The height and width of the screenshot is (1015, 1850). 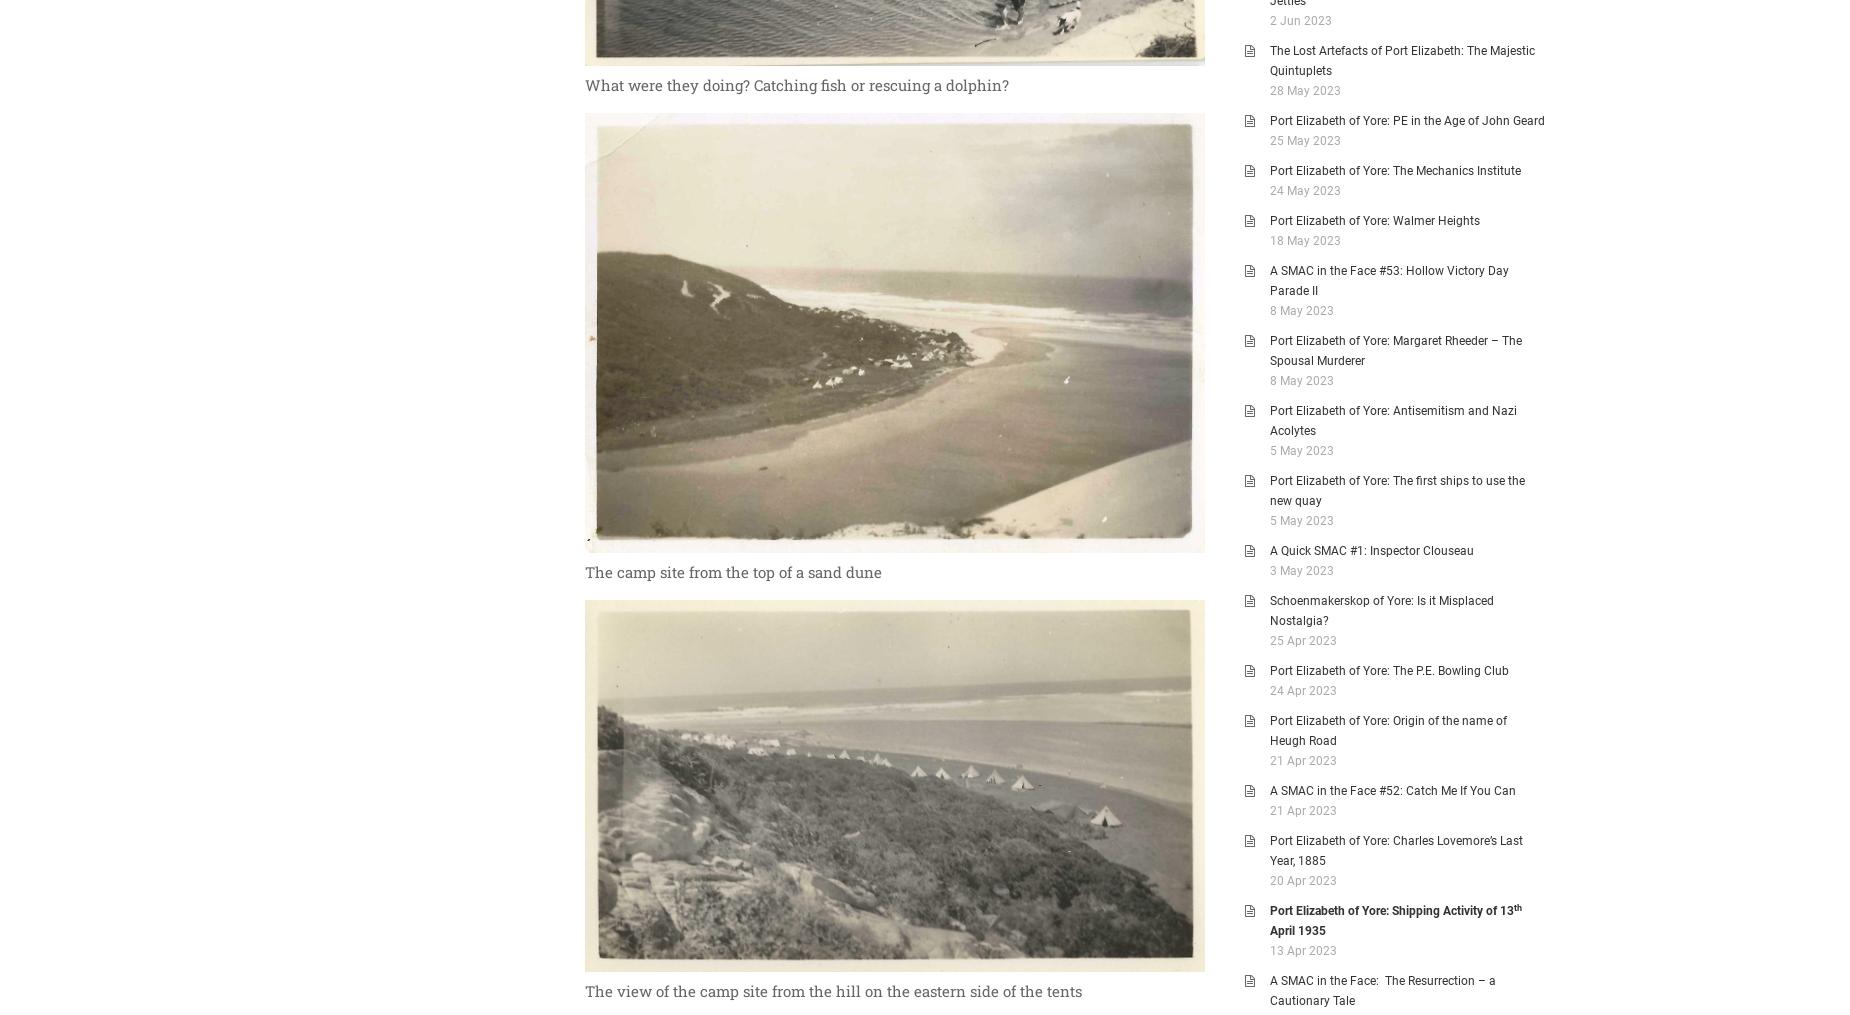 I want to click on '25 May 2023', so click(x=1304, y=140).